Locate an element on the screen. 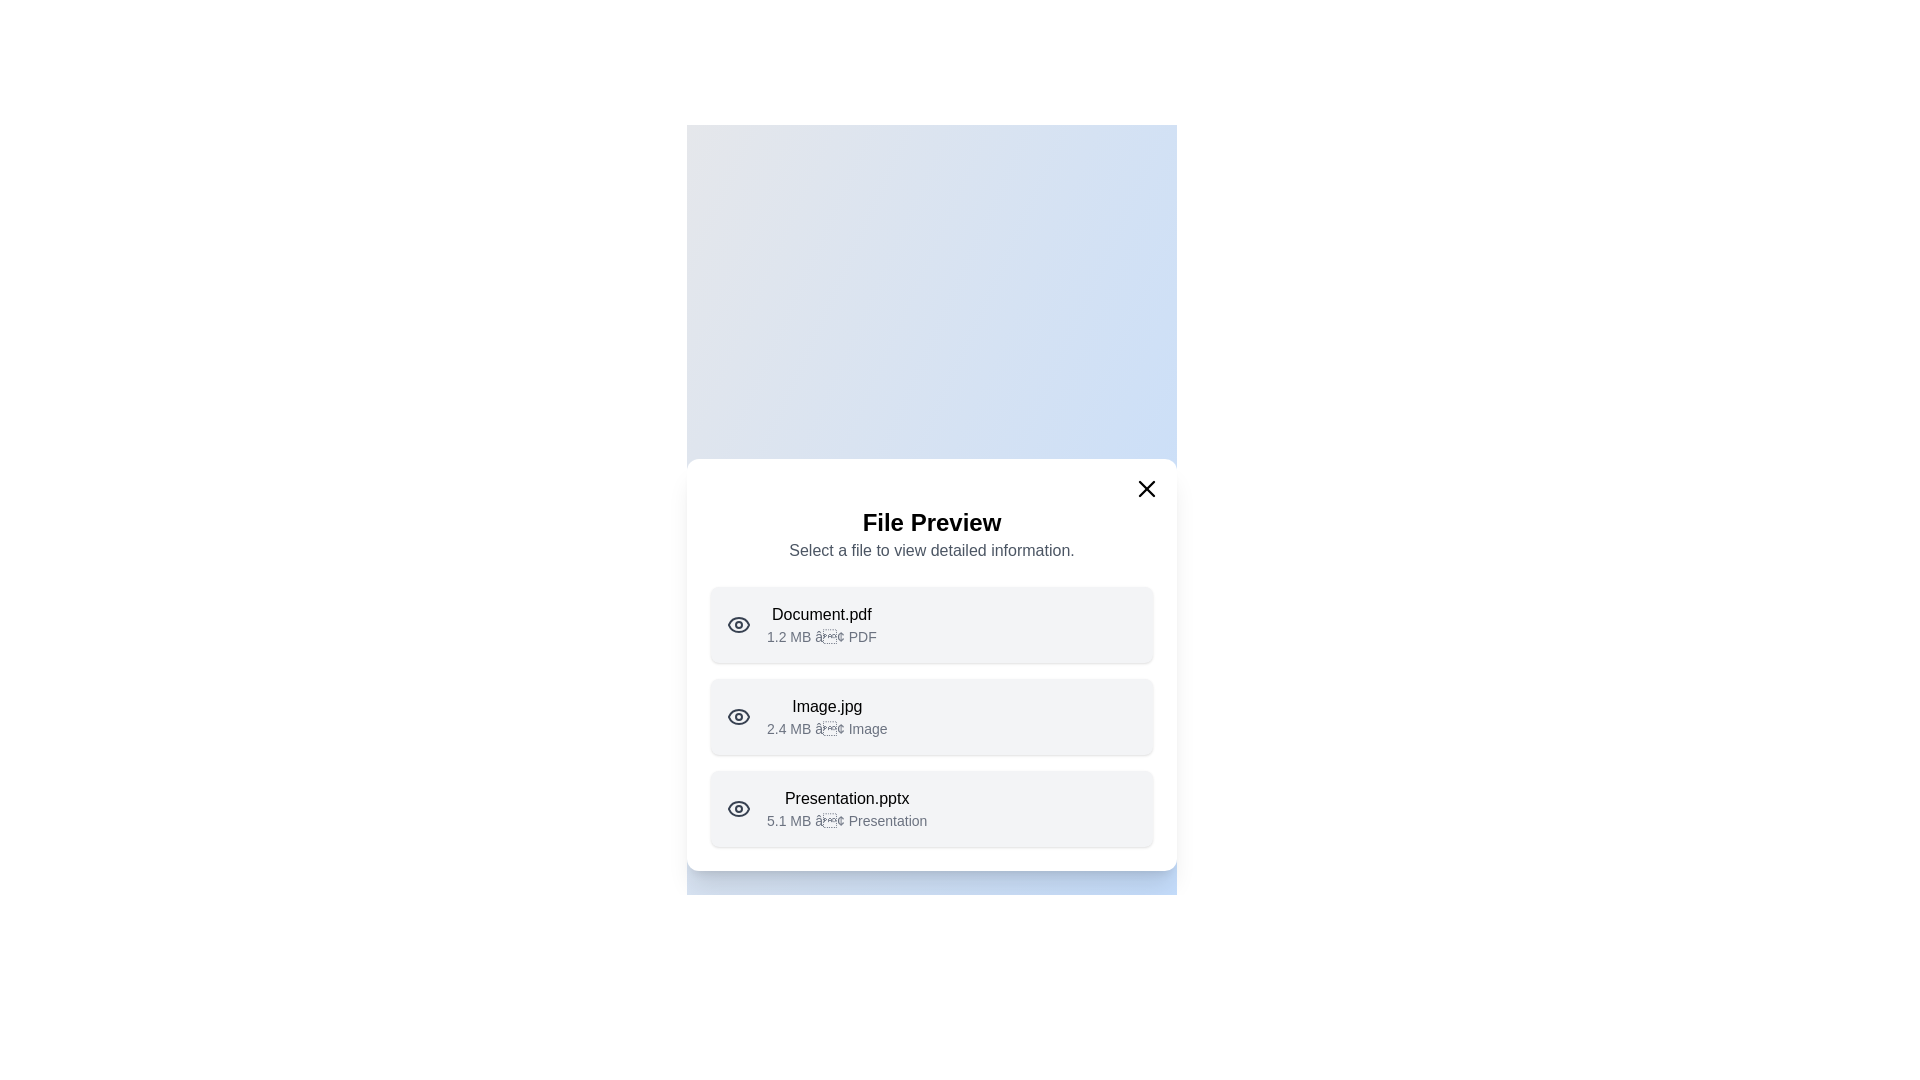  the file item Presentation.pptx to observe its hover effect is located at coordinates (930, 808).